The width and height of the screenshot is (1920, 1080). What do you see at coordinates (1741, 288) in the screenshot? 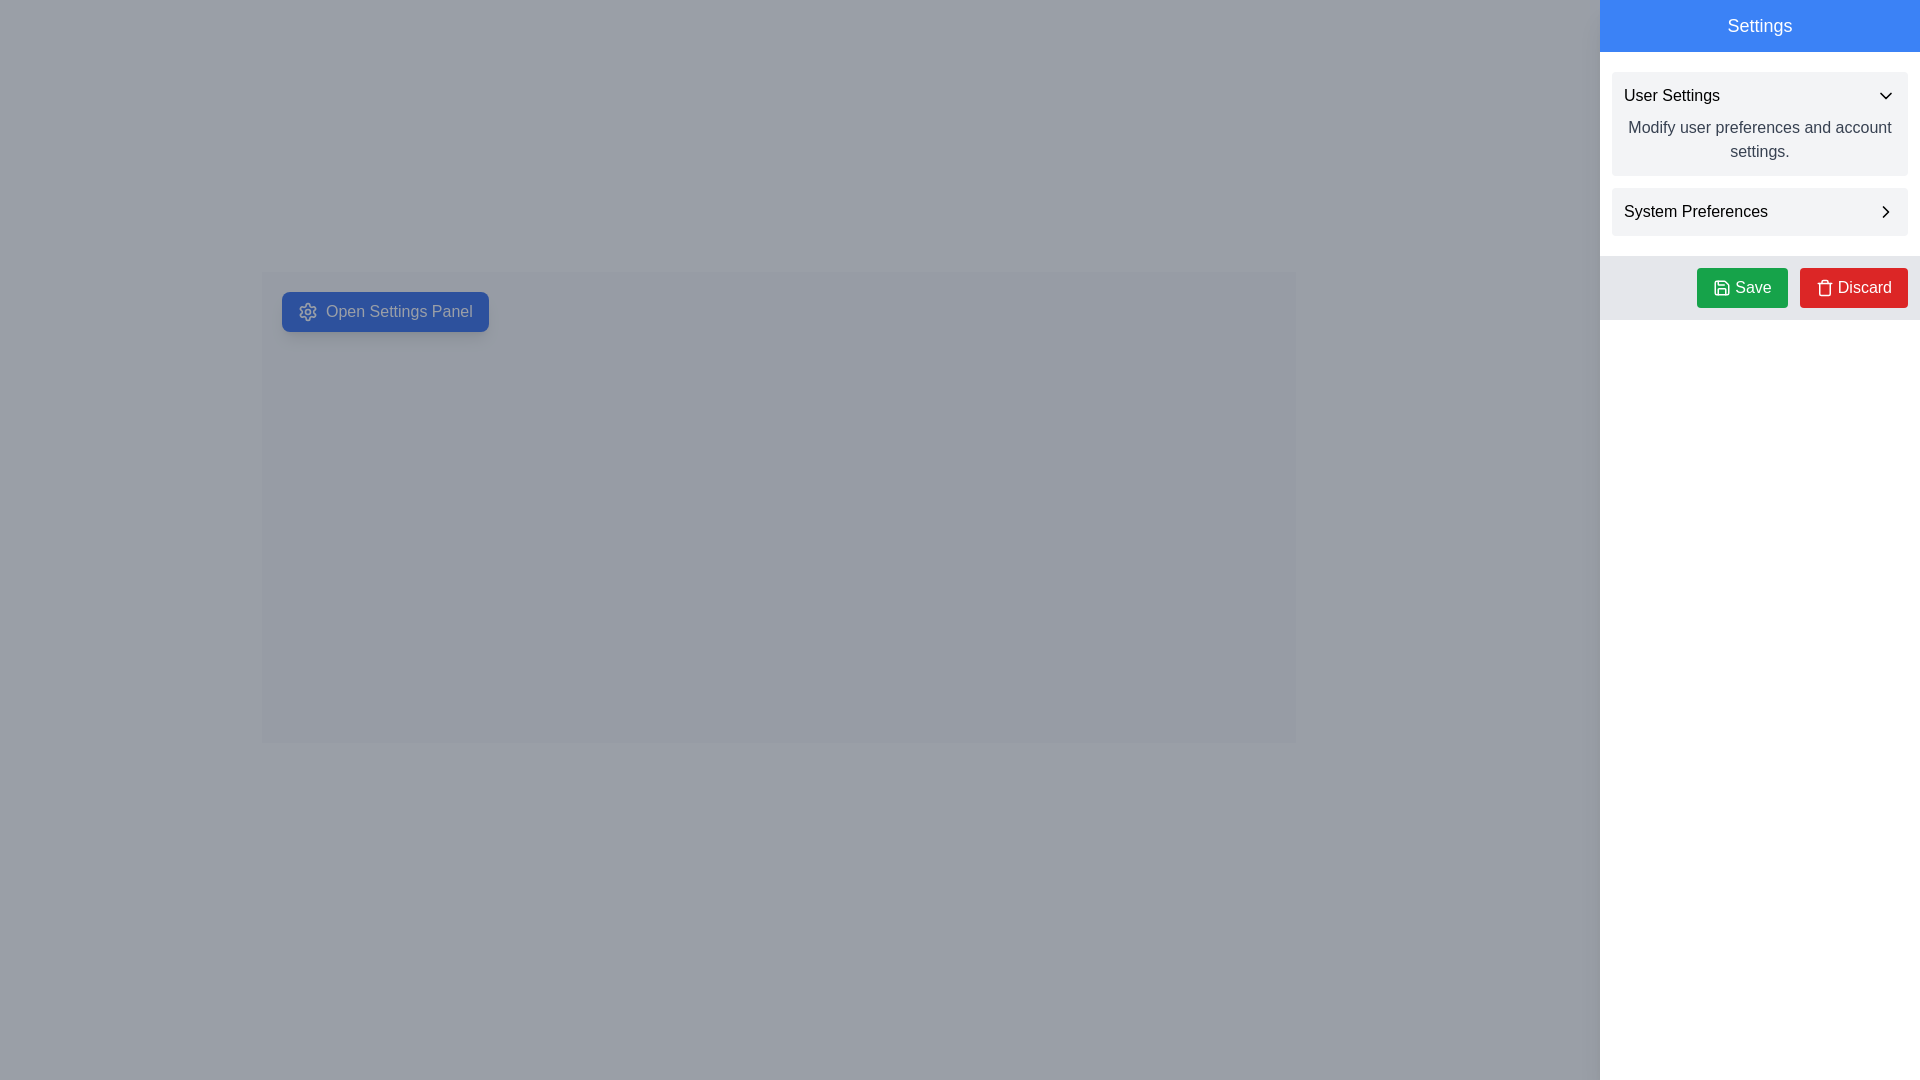
I see `the save button` at bounding box center [1741, 288].